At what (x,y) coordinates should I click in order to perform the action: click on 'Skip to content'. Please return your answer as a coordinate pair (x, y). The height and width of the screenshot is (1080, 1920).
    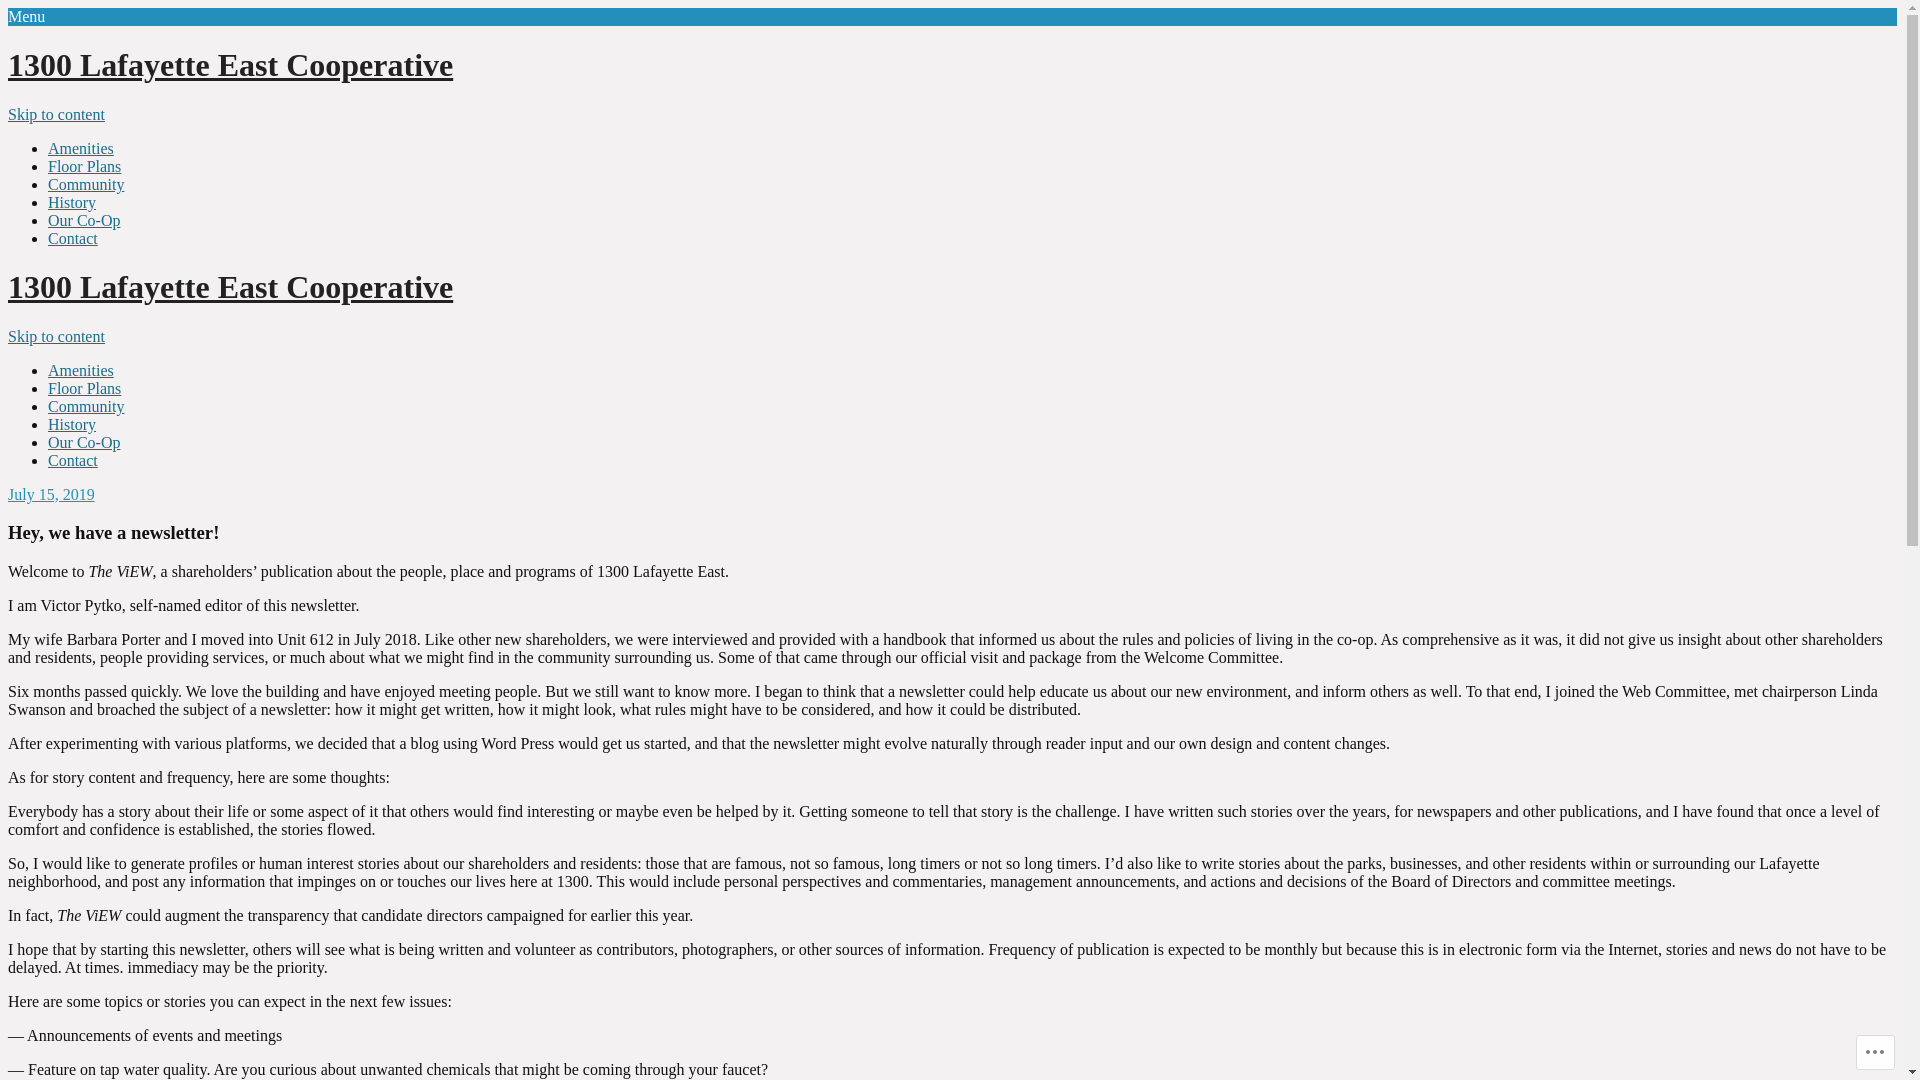
    Looking at the image, I should click on (56, 335).